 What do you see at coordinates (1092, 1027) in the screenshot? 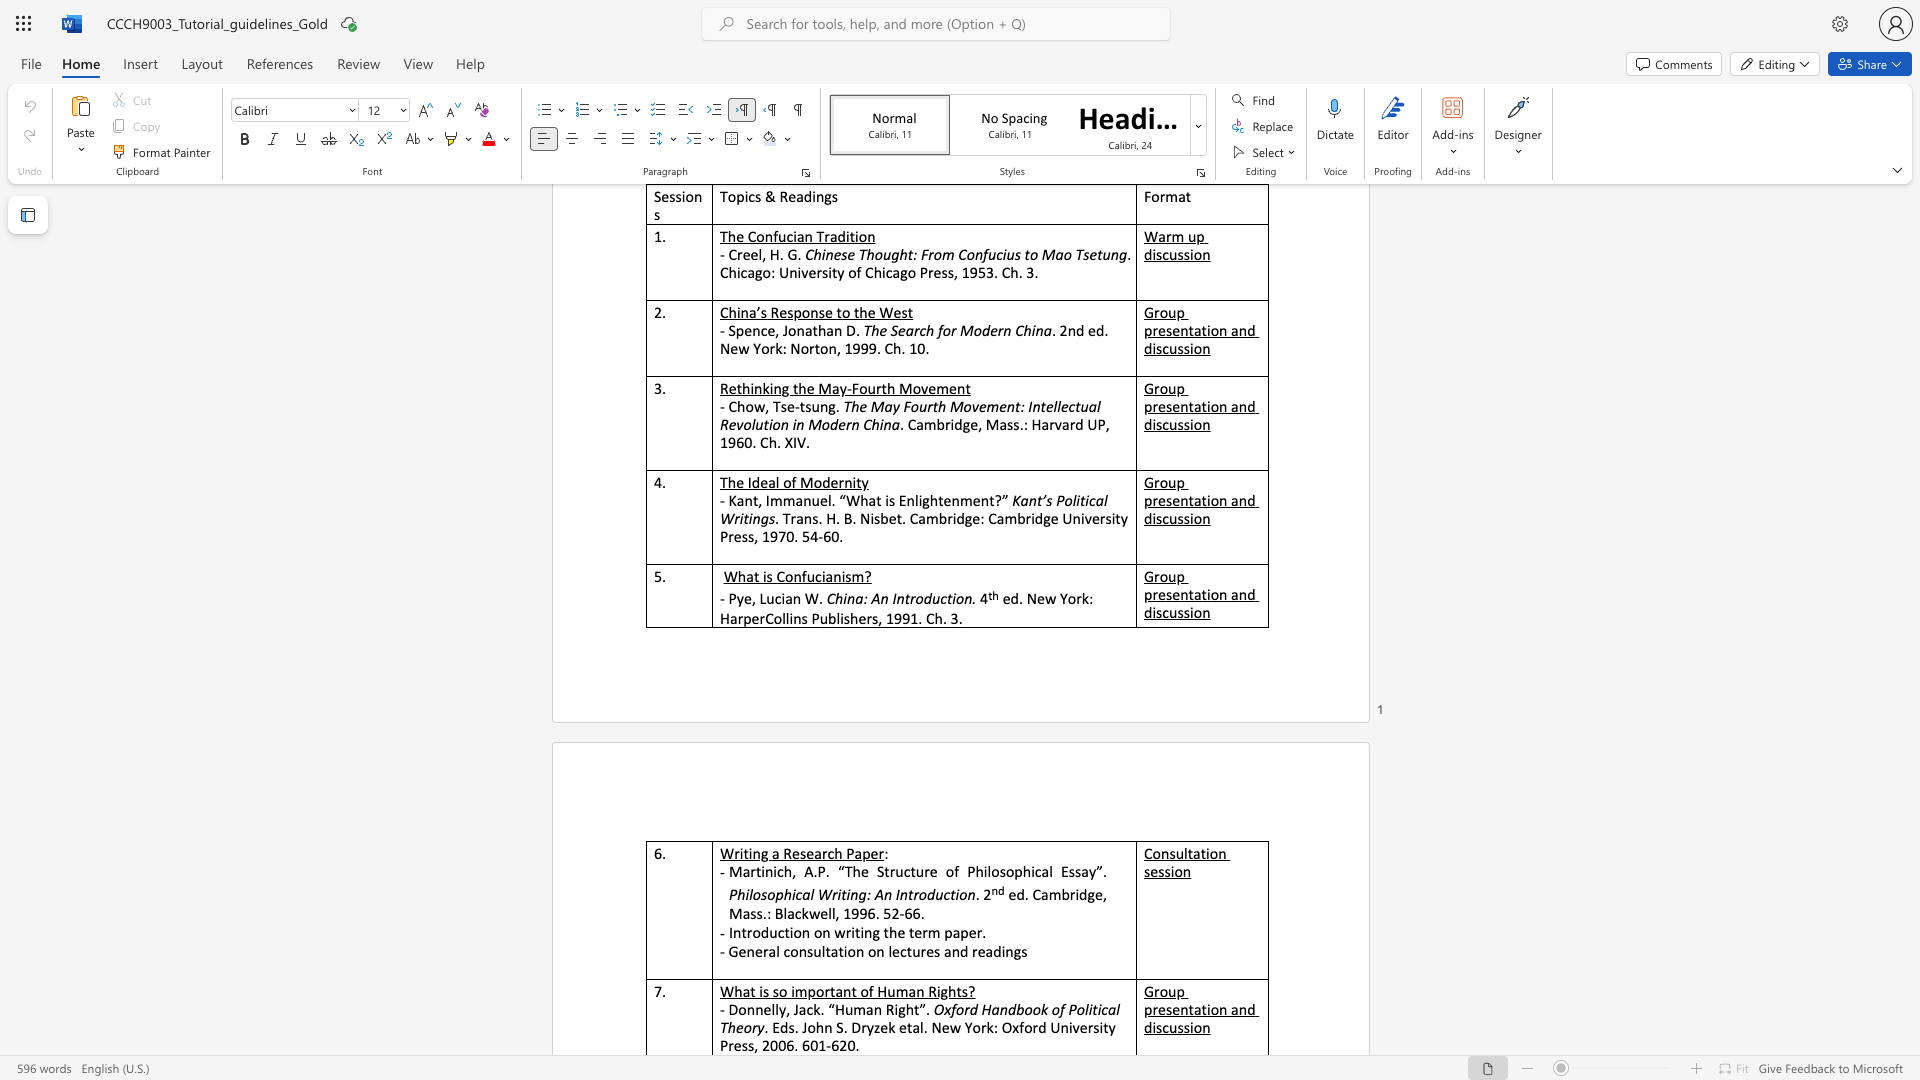
I see `the subset text "sity Press, 200" within the text ". Eds. John S. Dryzek etal. New York: Oxford University Press, 2006. 601-620."` at bounding box center [1092, 1027].